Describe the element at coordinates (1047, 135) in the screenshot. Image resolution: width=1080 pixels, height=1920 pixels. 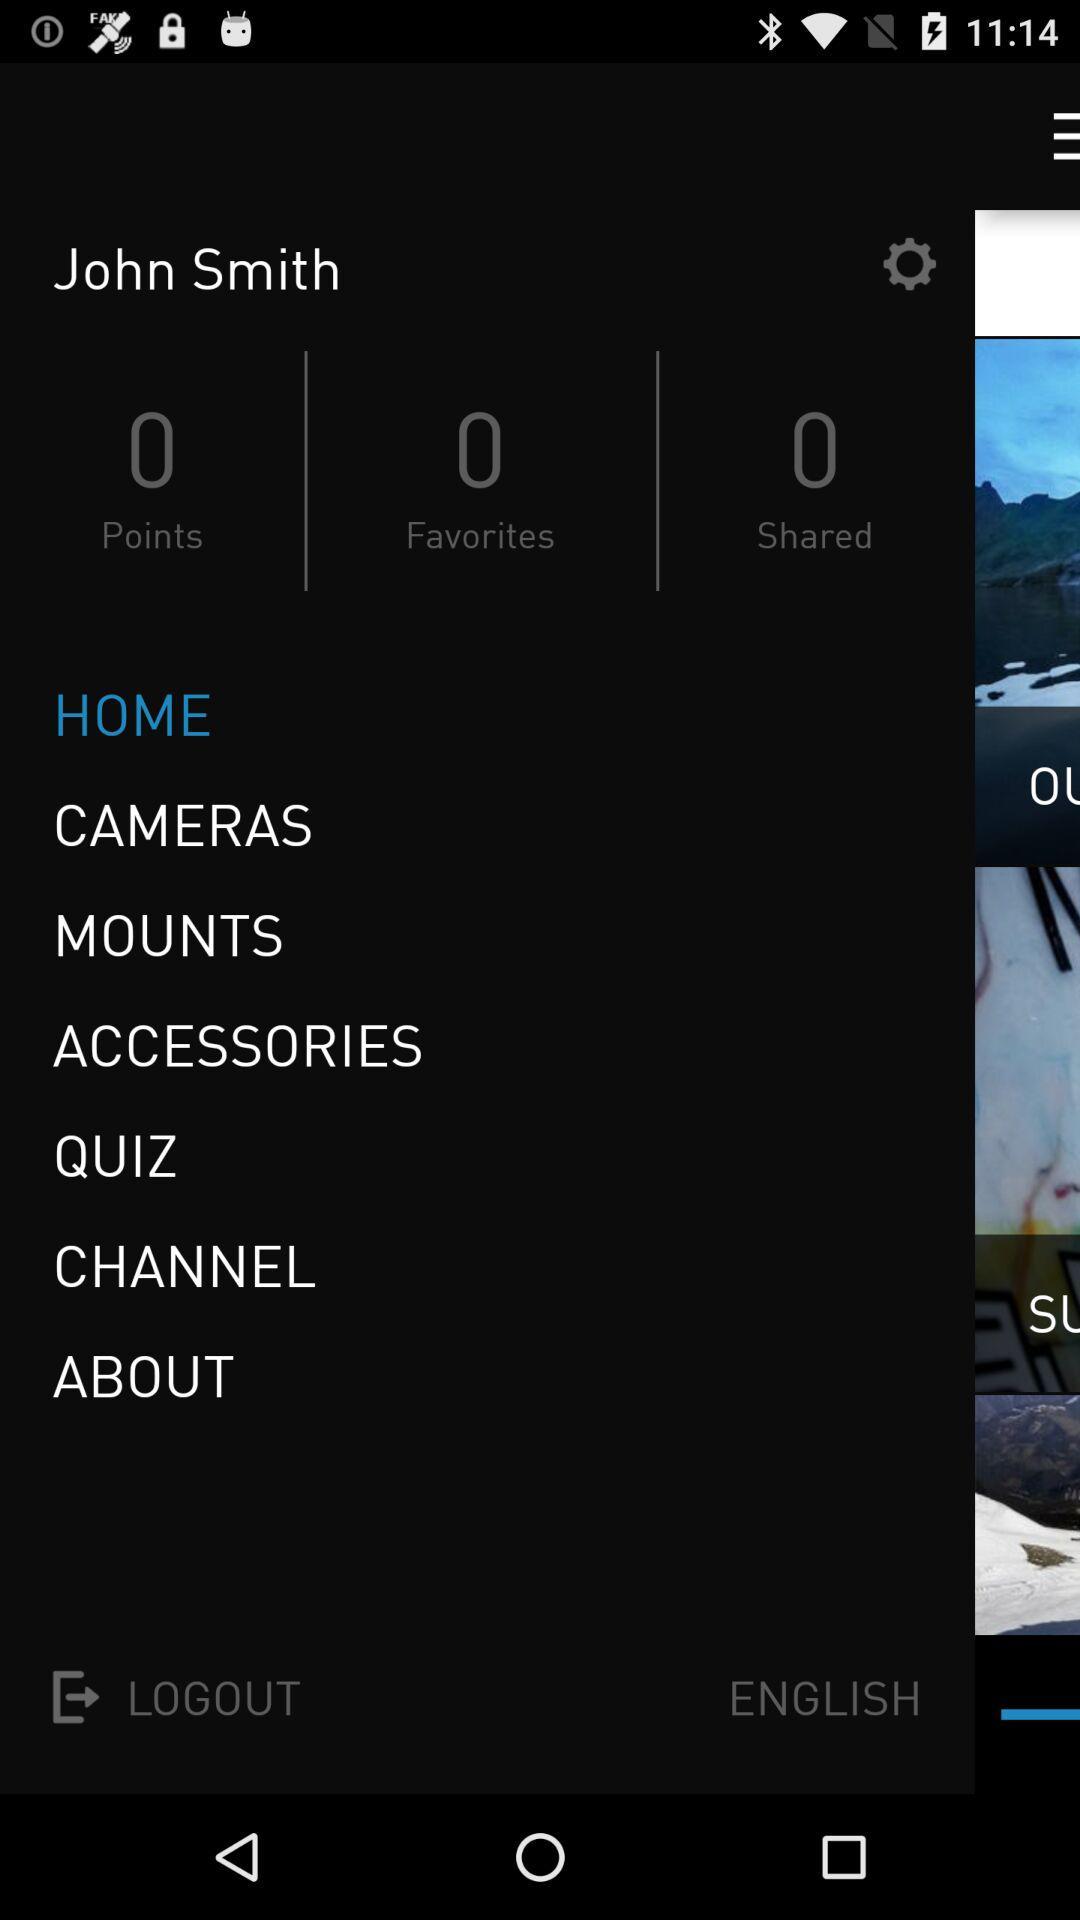
I see `more options button` at that location.